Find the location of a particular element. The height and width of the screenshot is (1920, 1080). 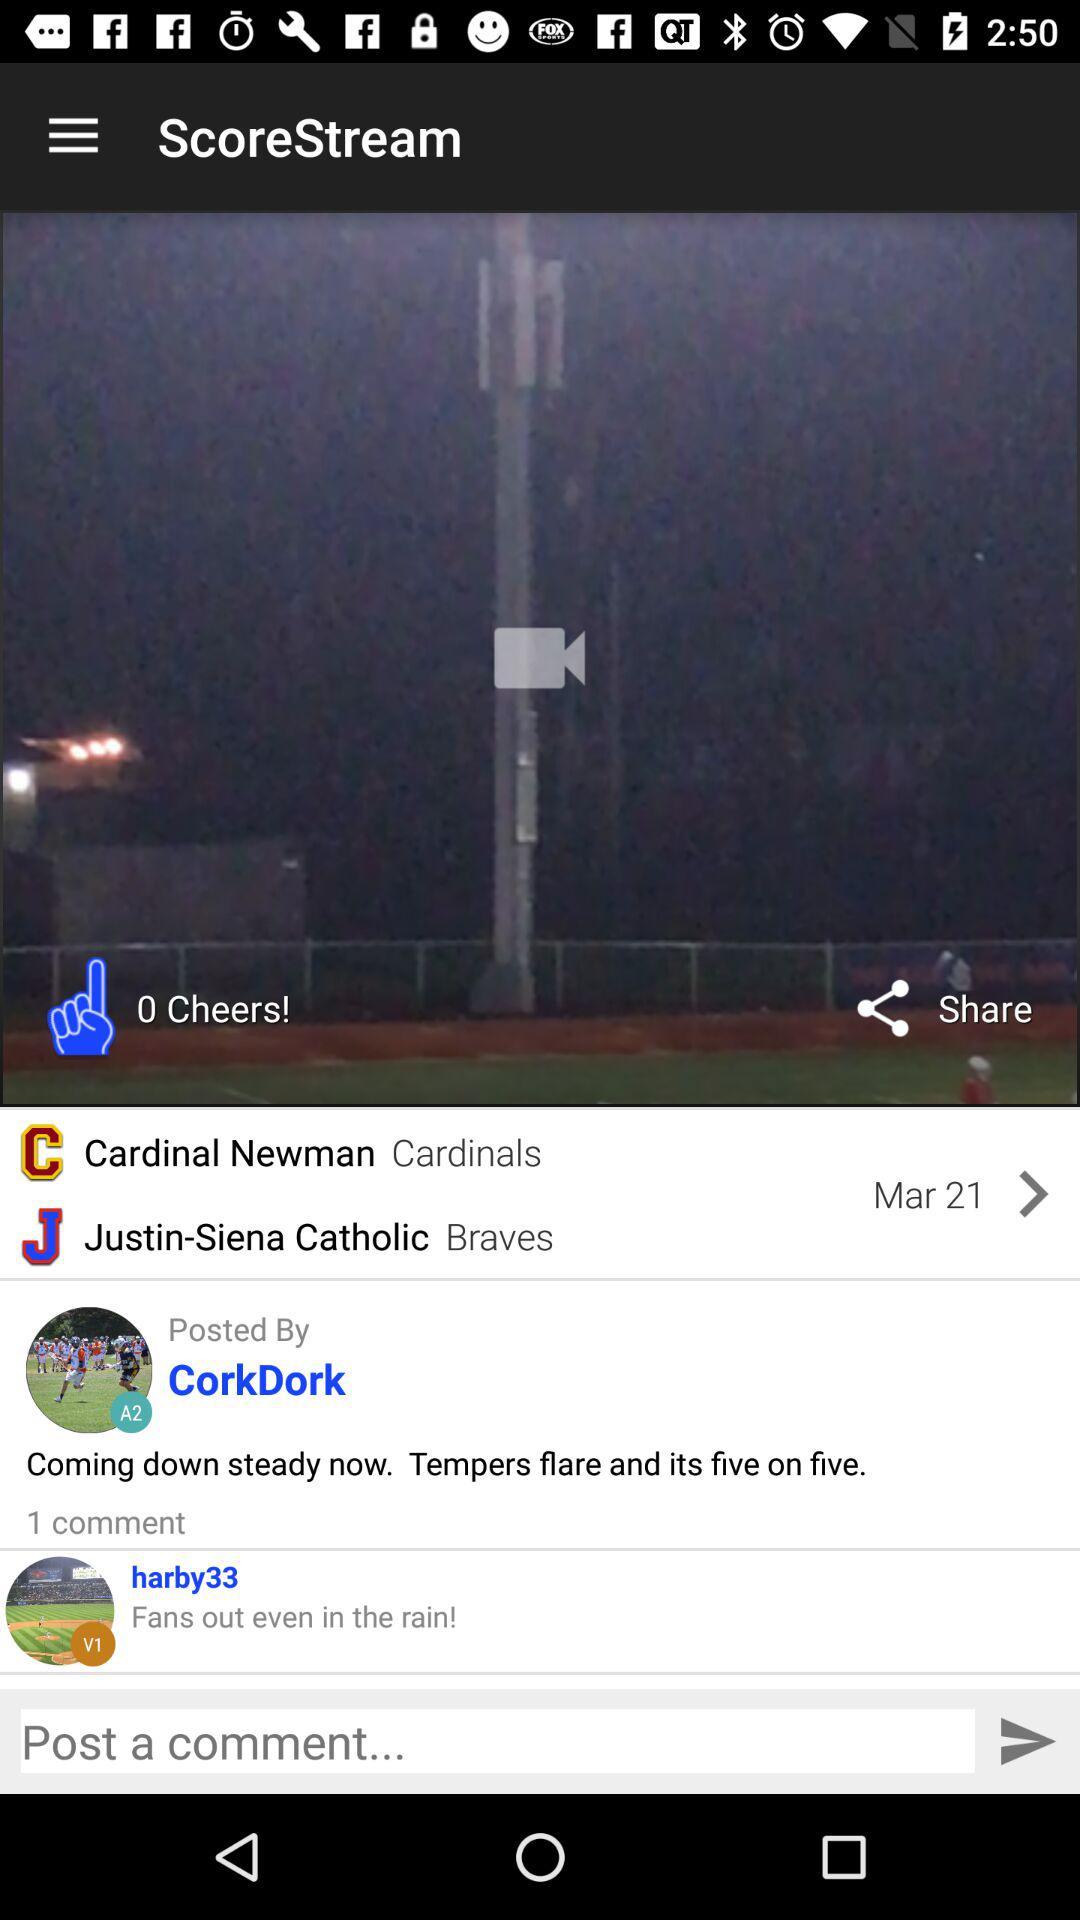

submit post to chat is located at coordinates (1027, 1740).